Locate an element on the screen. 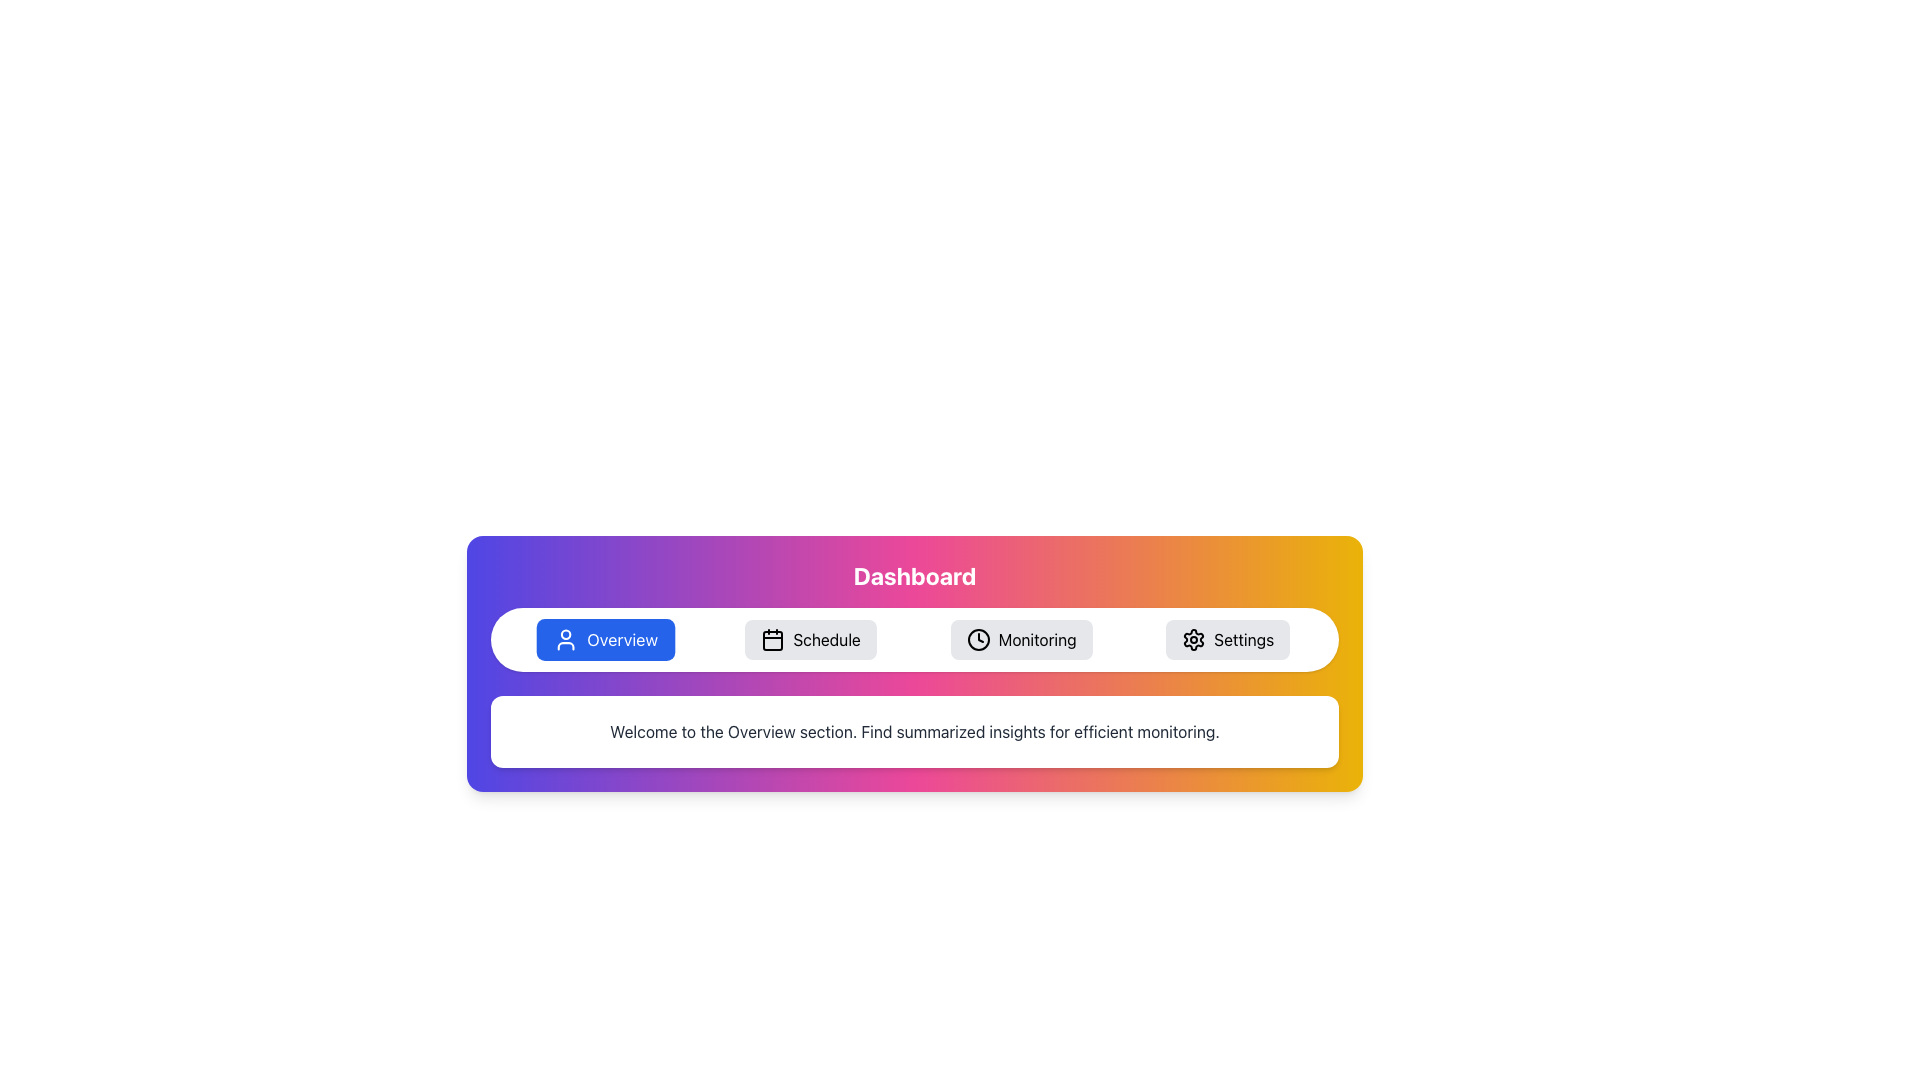 The width and height of the screenshot is (1920, 1080). the 'Monitoring' button, which contains a clock-shaped SVG icon is located at coordinates (978, 640).